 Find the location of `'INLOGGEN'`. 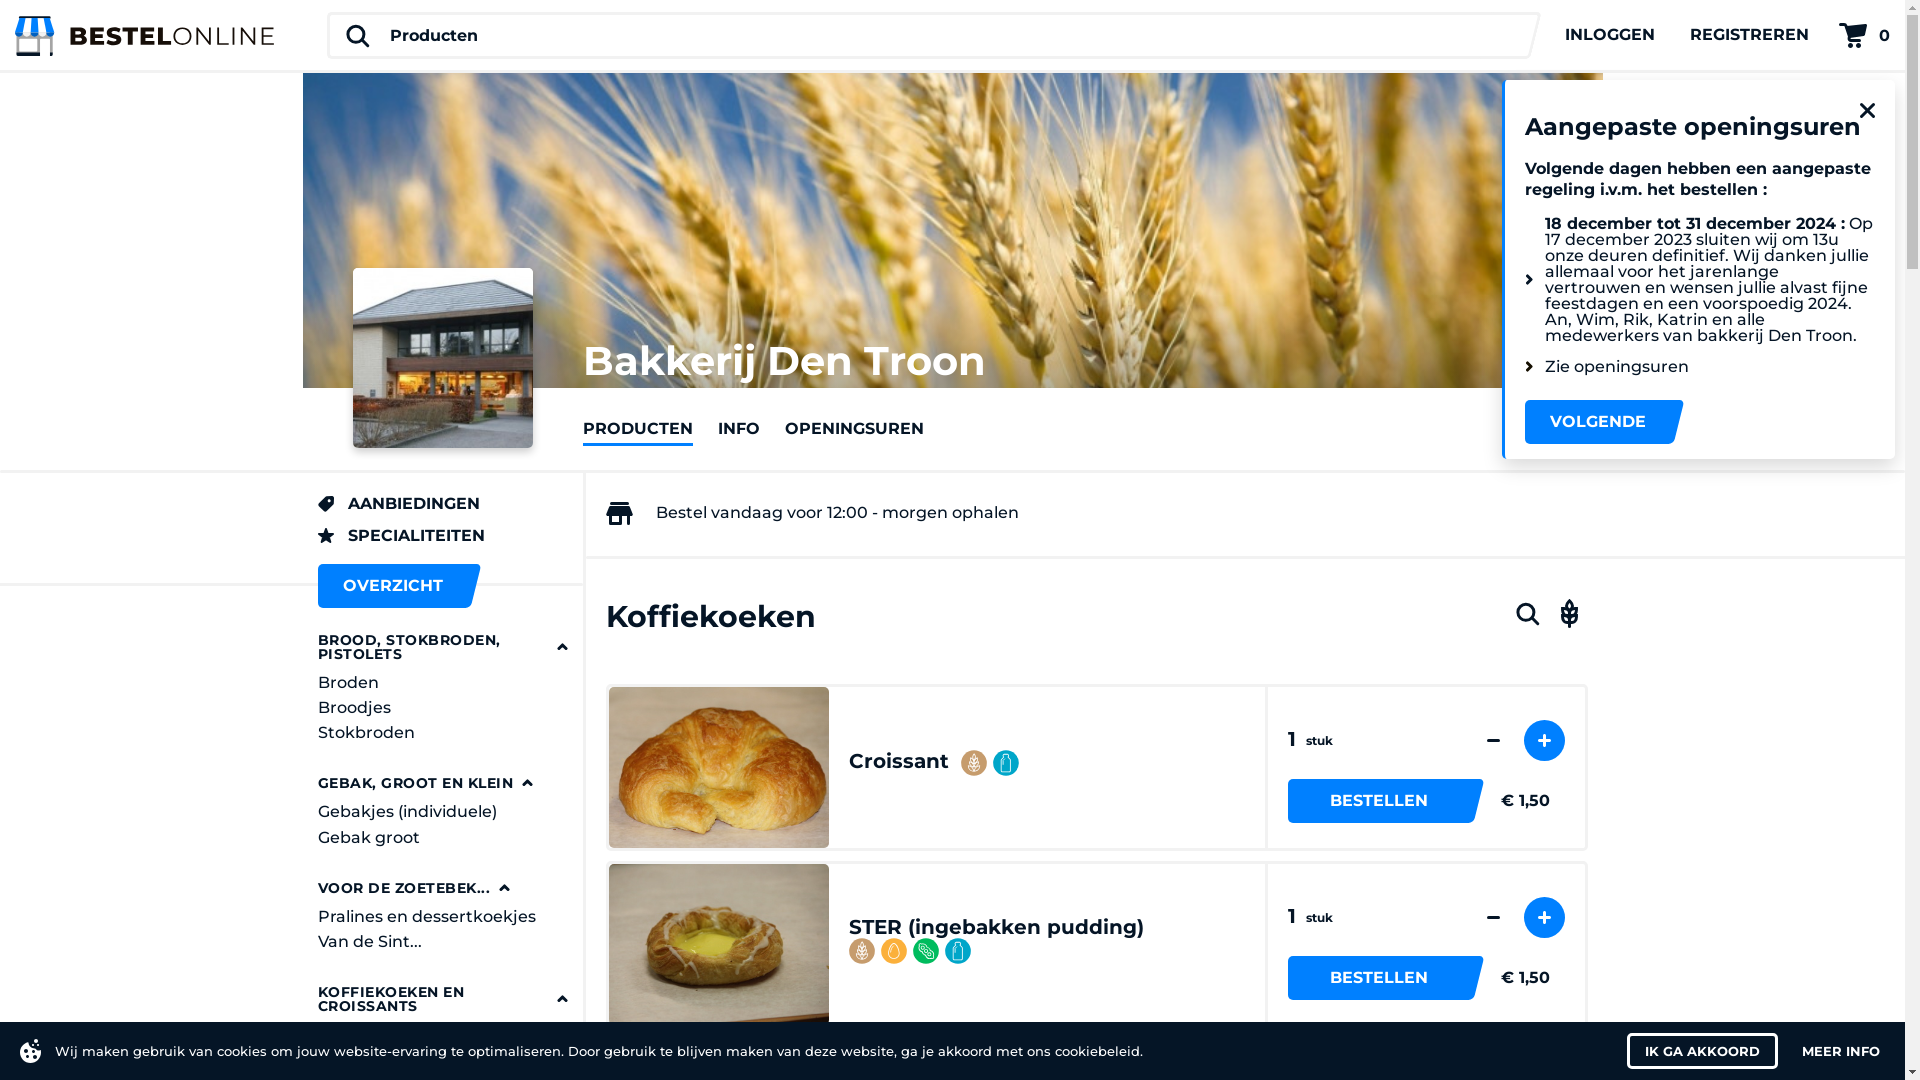

'INLOGGEN' is located at coordinates (1609, 34).